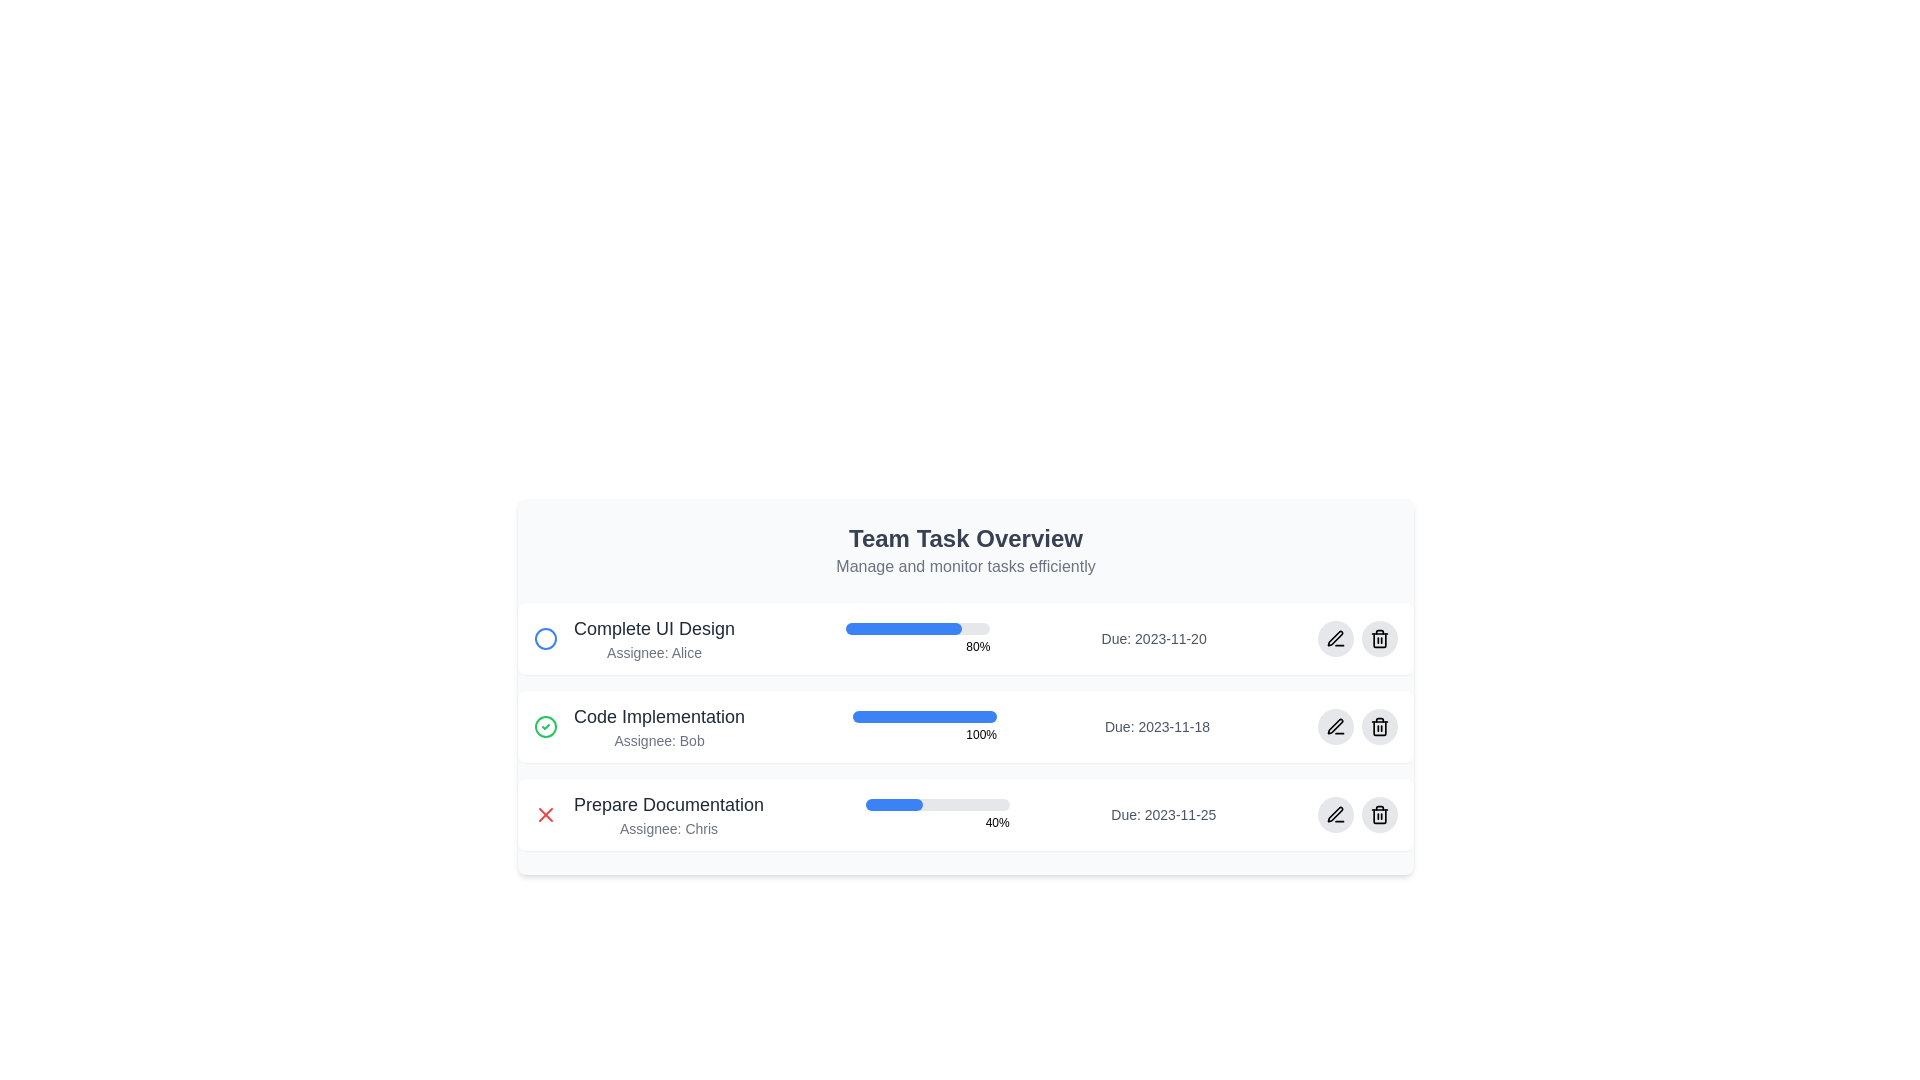 This screenshot has height=1080, width=1920. What do you see at coordinates (546, 726) in the screenshot?
I see `the circular green-bordered icon with a checkmark indicating completion, located next to the 'Code Implementation' text in the second task row` at bounding box center [546, 726].